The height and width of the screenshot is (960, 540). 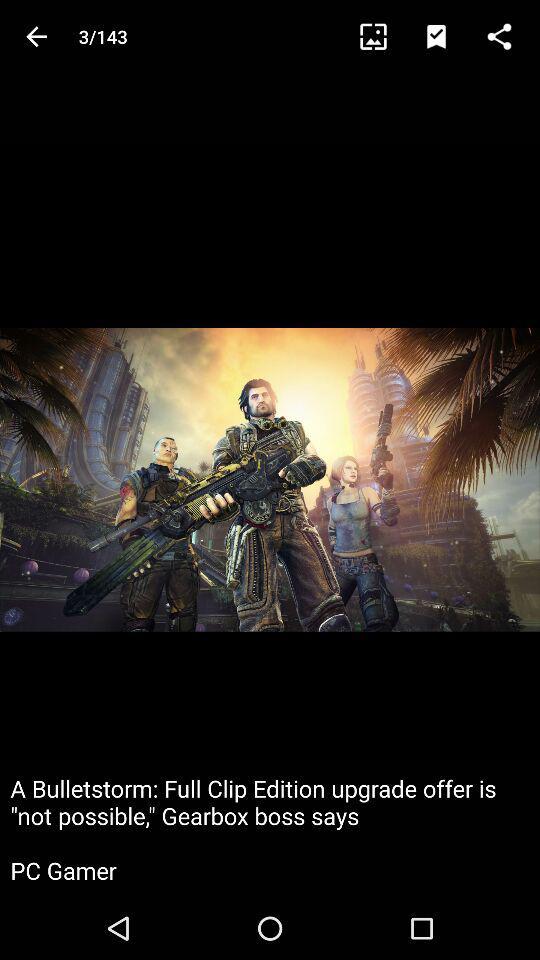 What do you see at coordinates (445, 35) in the screenshot?
I see `bookmark` at bounding box center [445, 35].